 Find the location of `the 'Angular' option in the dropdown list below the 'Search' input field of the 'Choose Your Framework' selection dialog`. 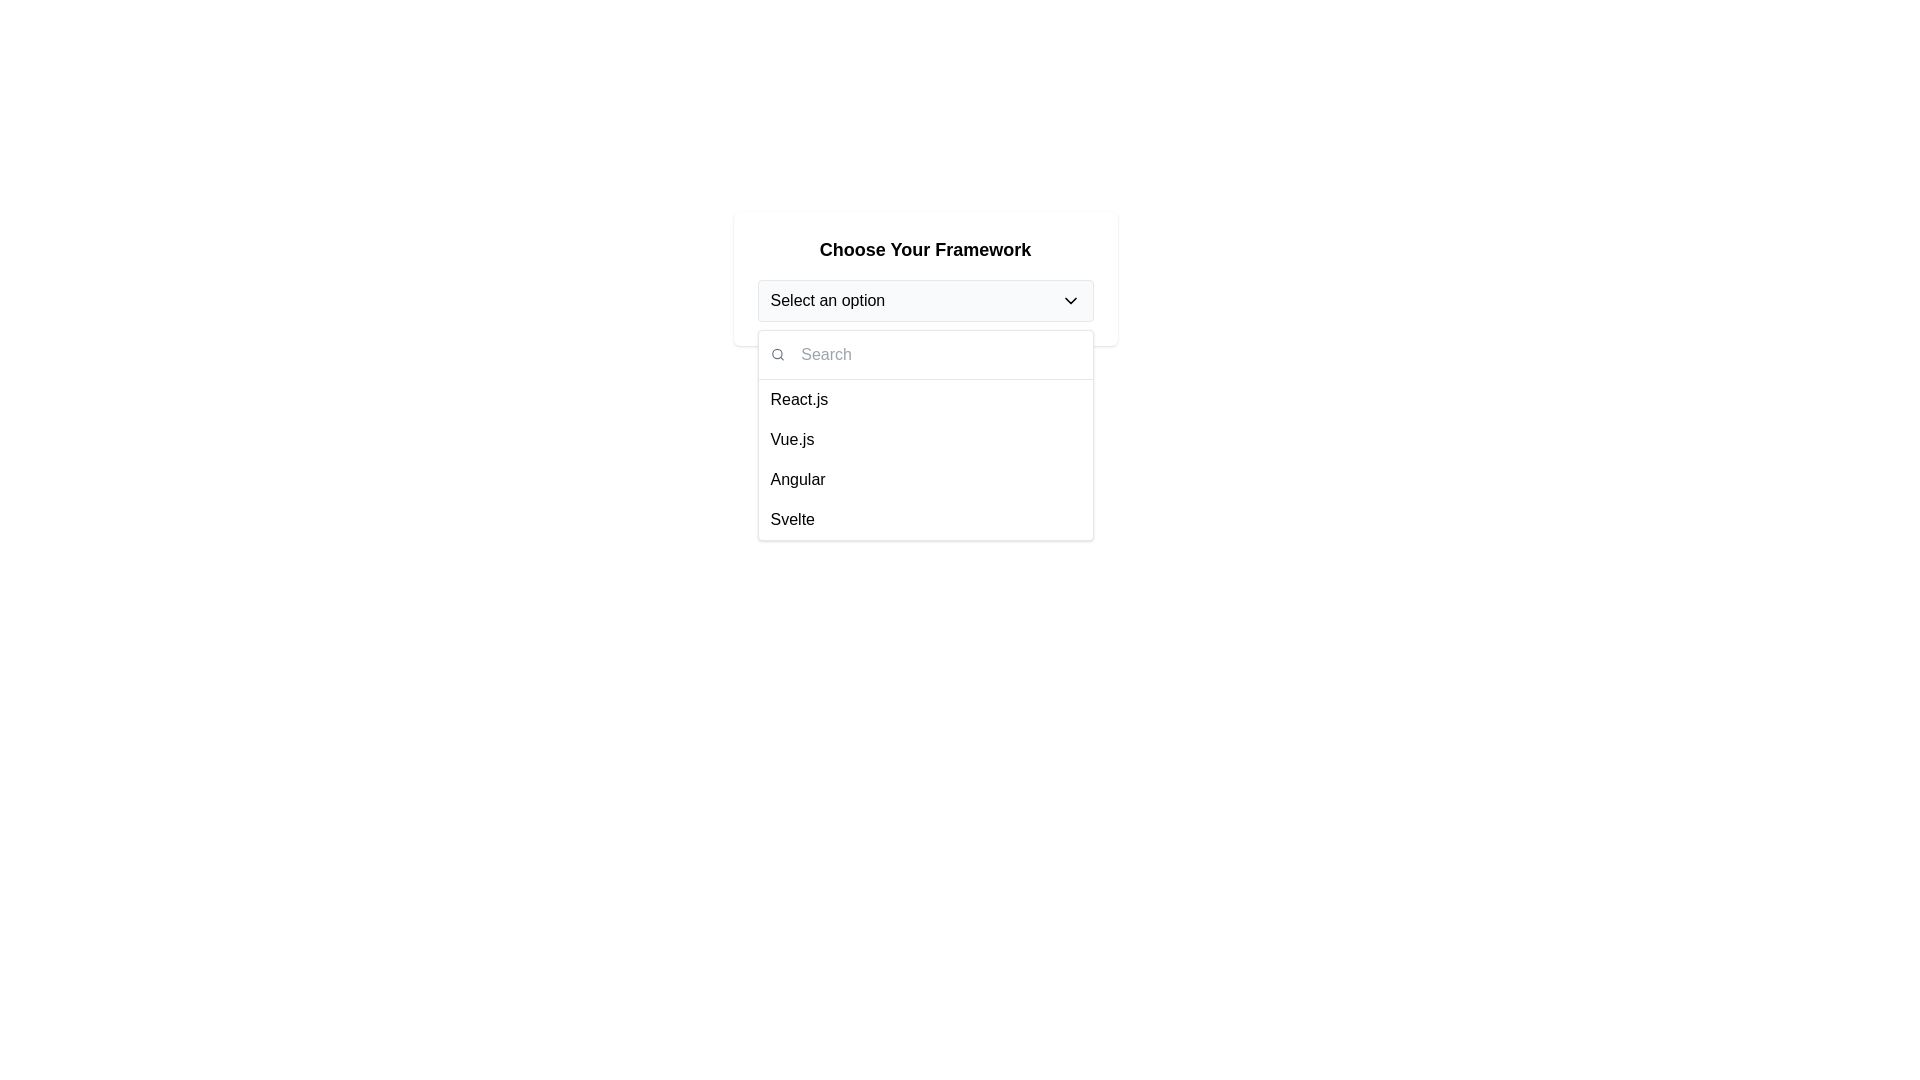

the 'Angular' option in the dropdown list below the 'Search' input field of the 'Choose Your Framework' selection dialog is located at coordinates (924, 459).